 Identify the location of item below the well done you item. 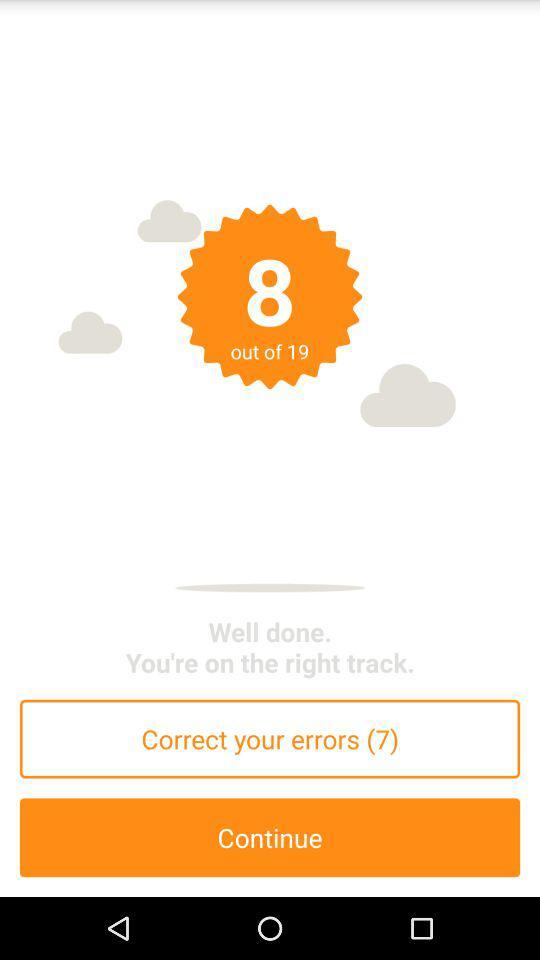
(270, 738).